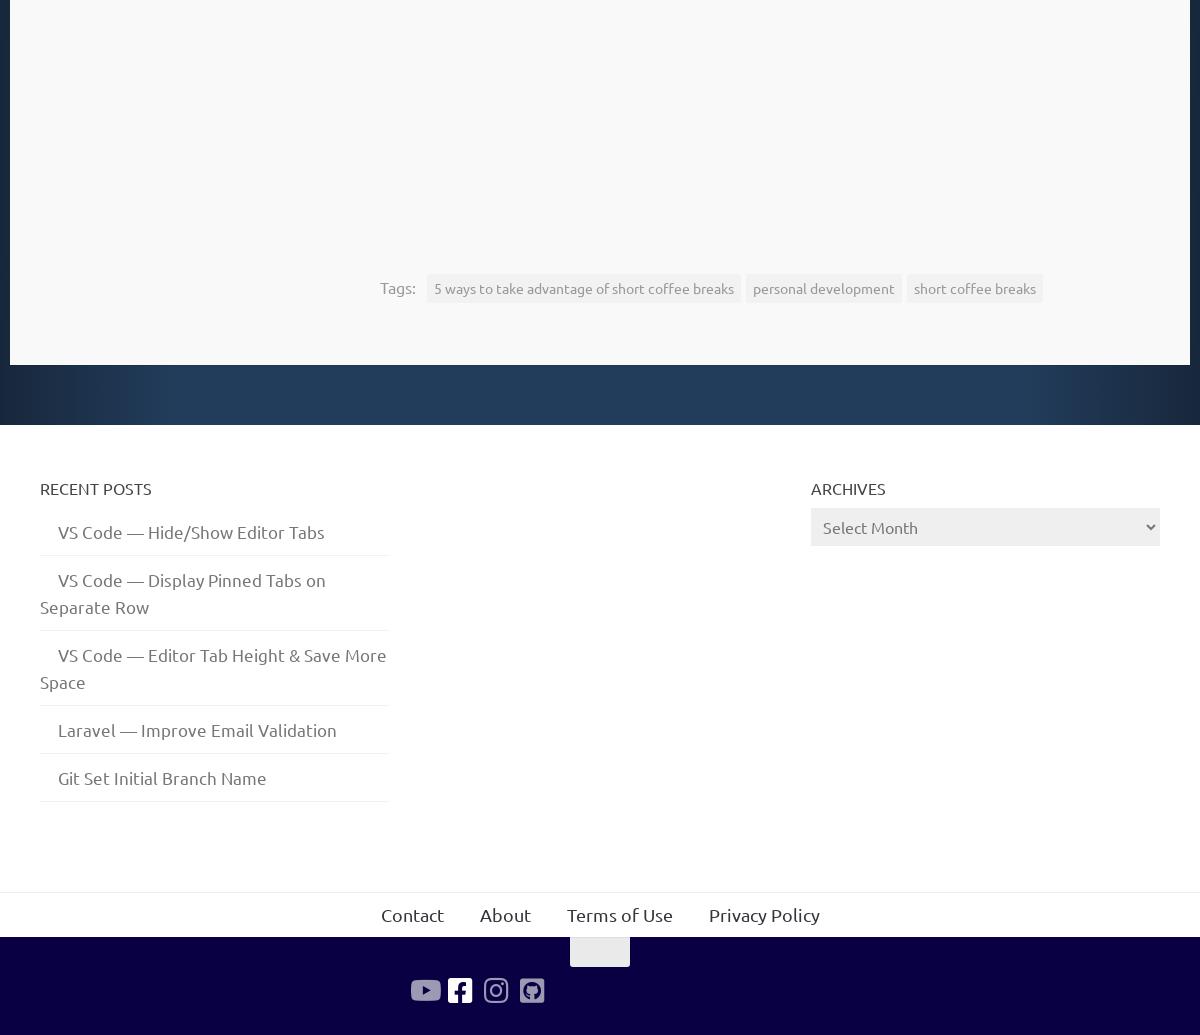 Image resolution: width=1200 pixels, height=1035 pixels. I want to click on 'VS Code — Editor Tab Height & Save More Space', so click(212, 666).